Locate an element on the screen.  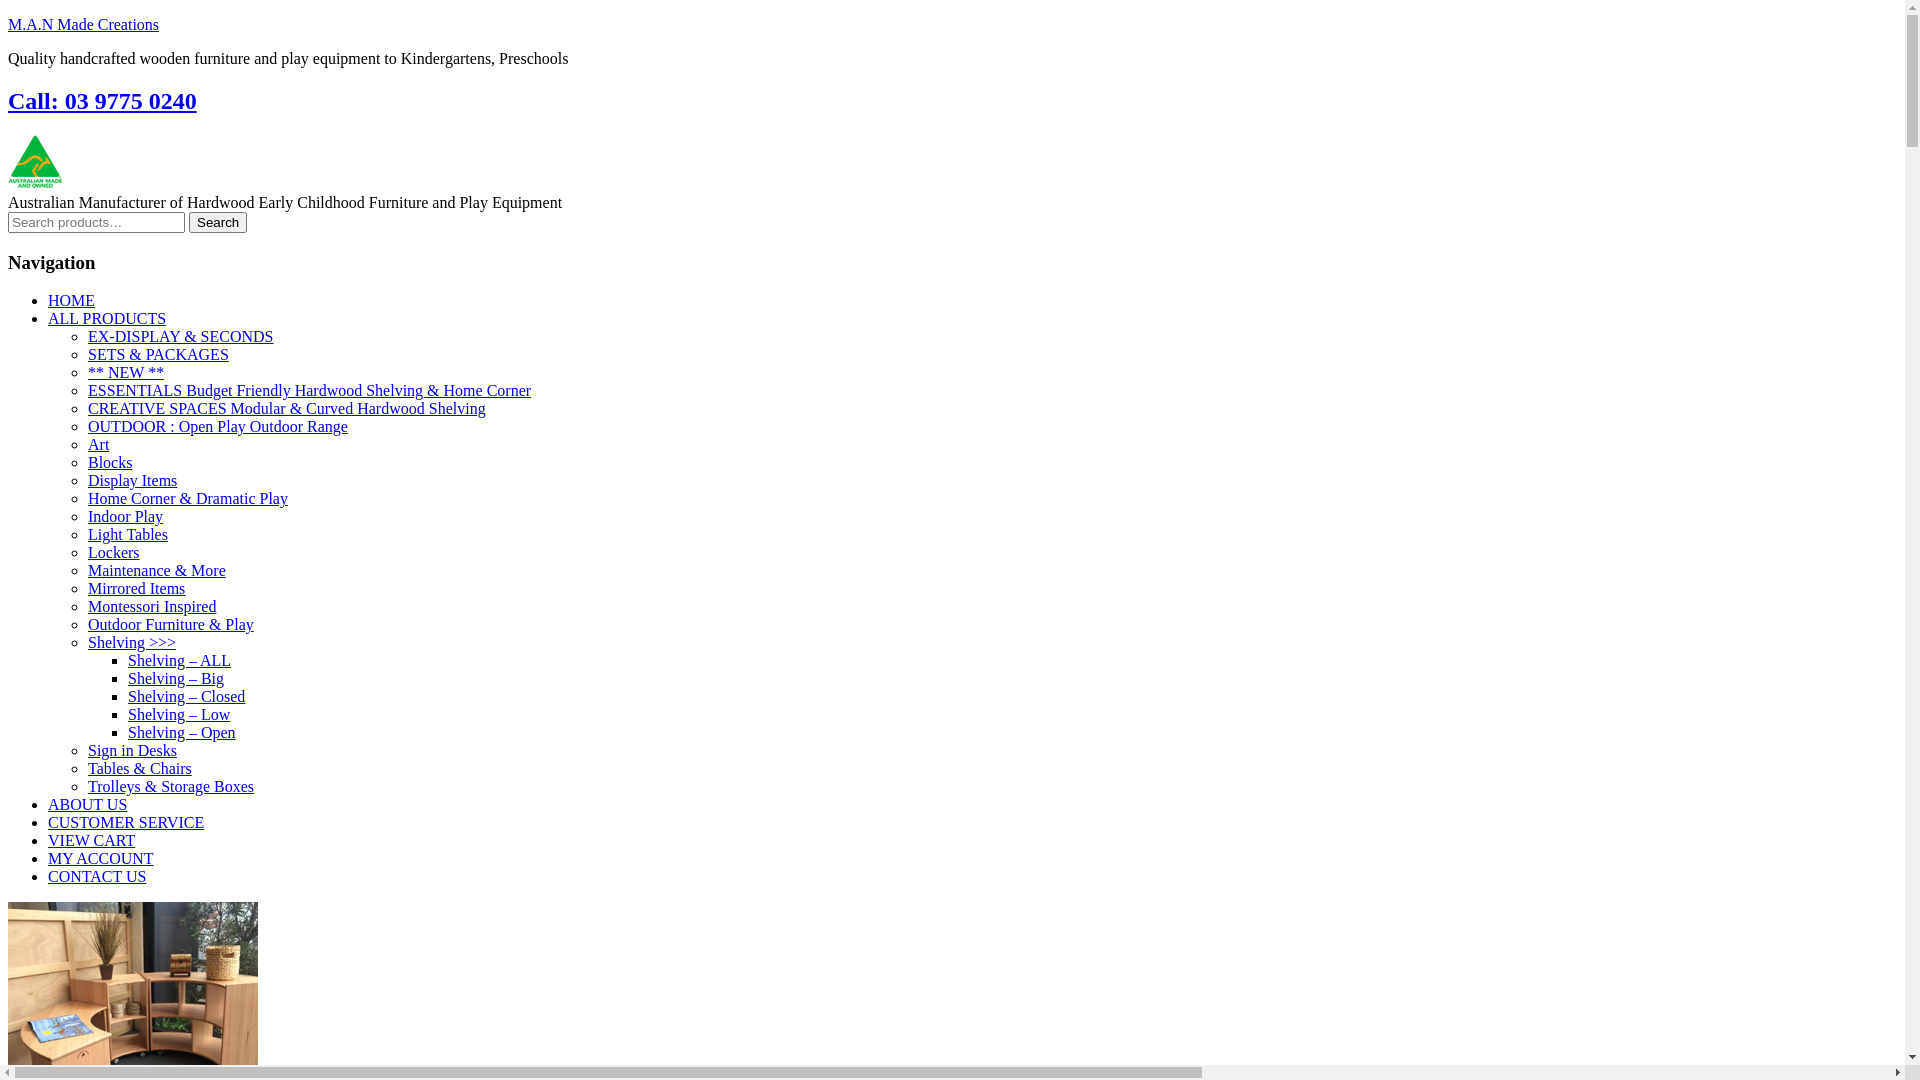
'Light Tables' is located at coordinates (127, 533).